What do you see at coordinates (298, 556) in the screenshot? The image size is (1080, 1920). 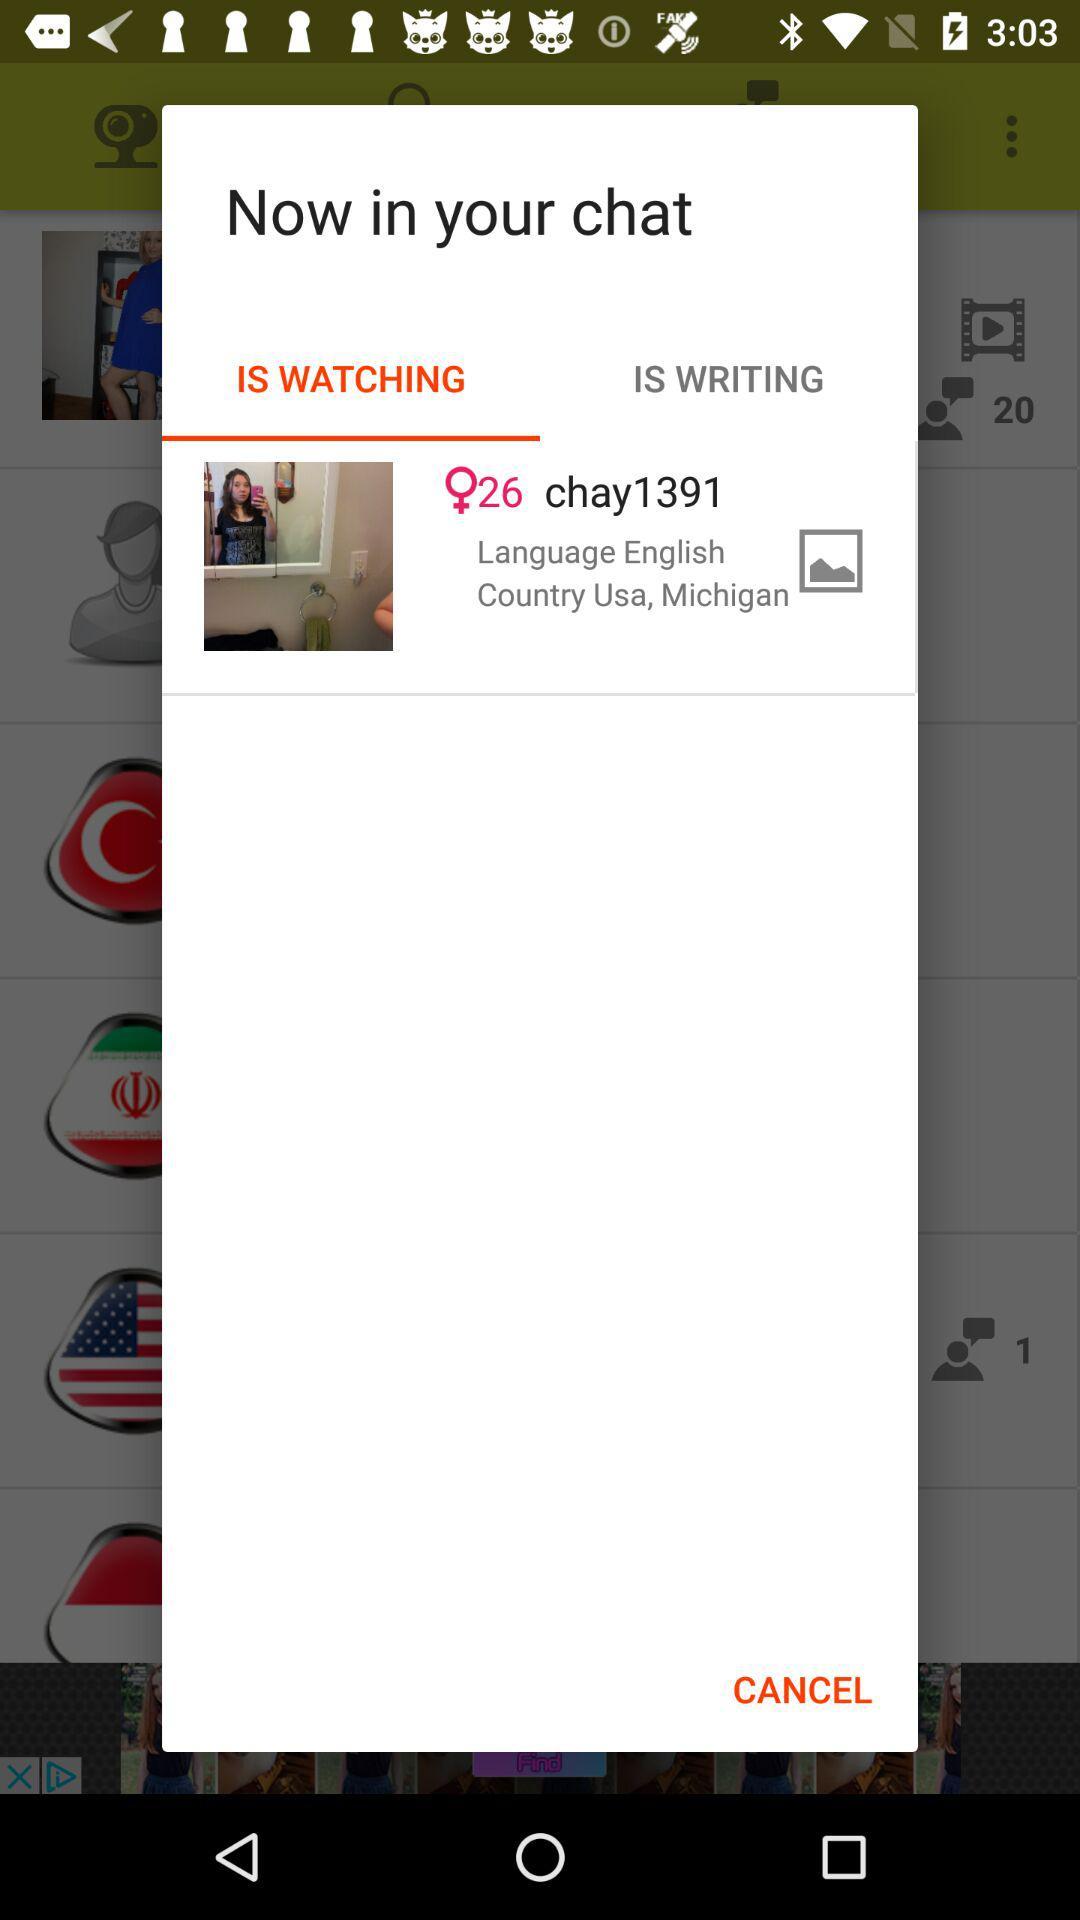 I see `the item below is watching` at bounding box center [298, 556].